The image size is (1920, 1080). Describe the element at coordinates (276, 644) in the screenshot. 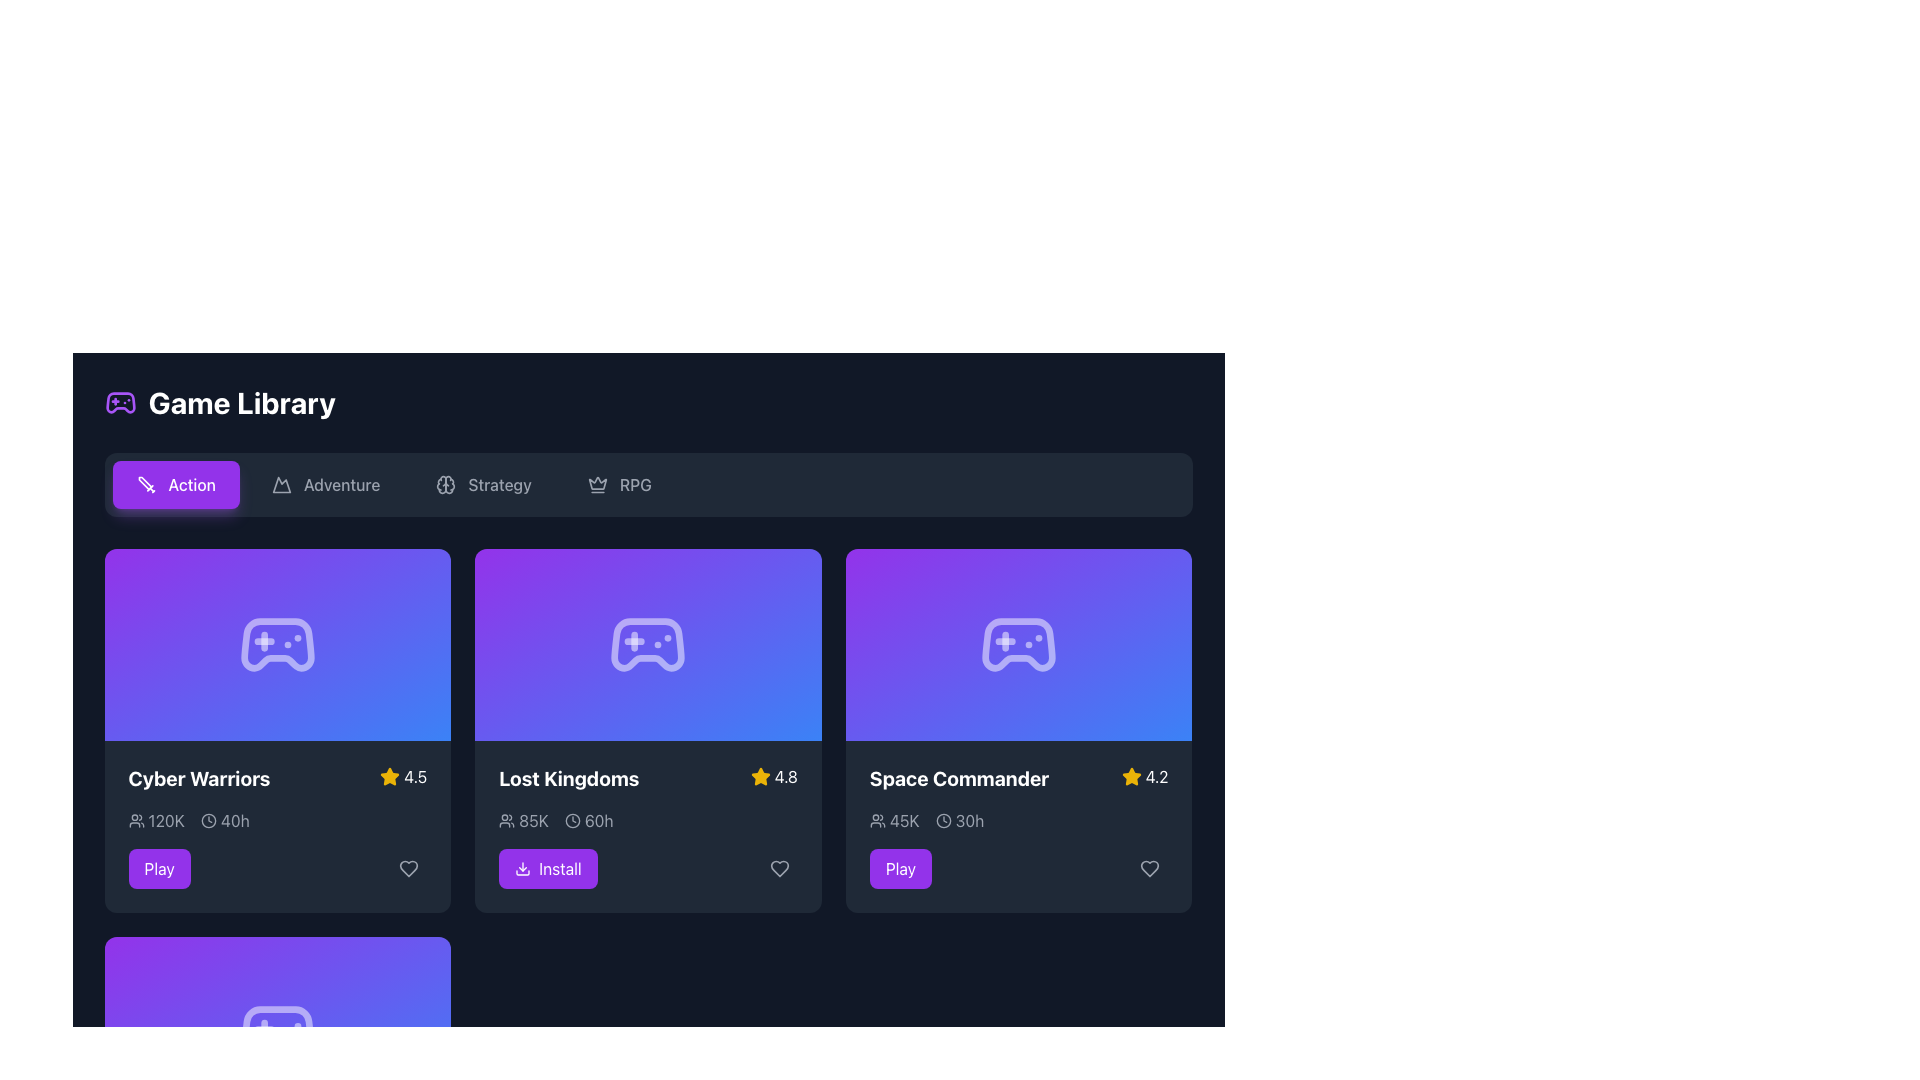

I see `the game controller icon, which is the first icon in the top row of game cards in the library, centered above the text 'Cyber Warriors'` at that location.